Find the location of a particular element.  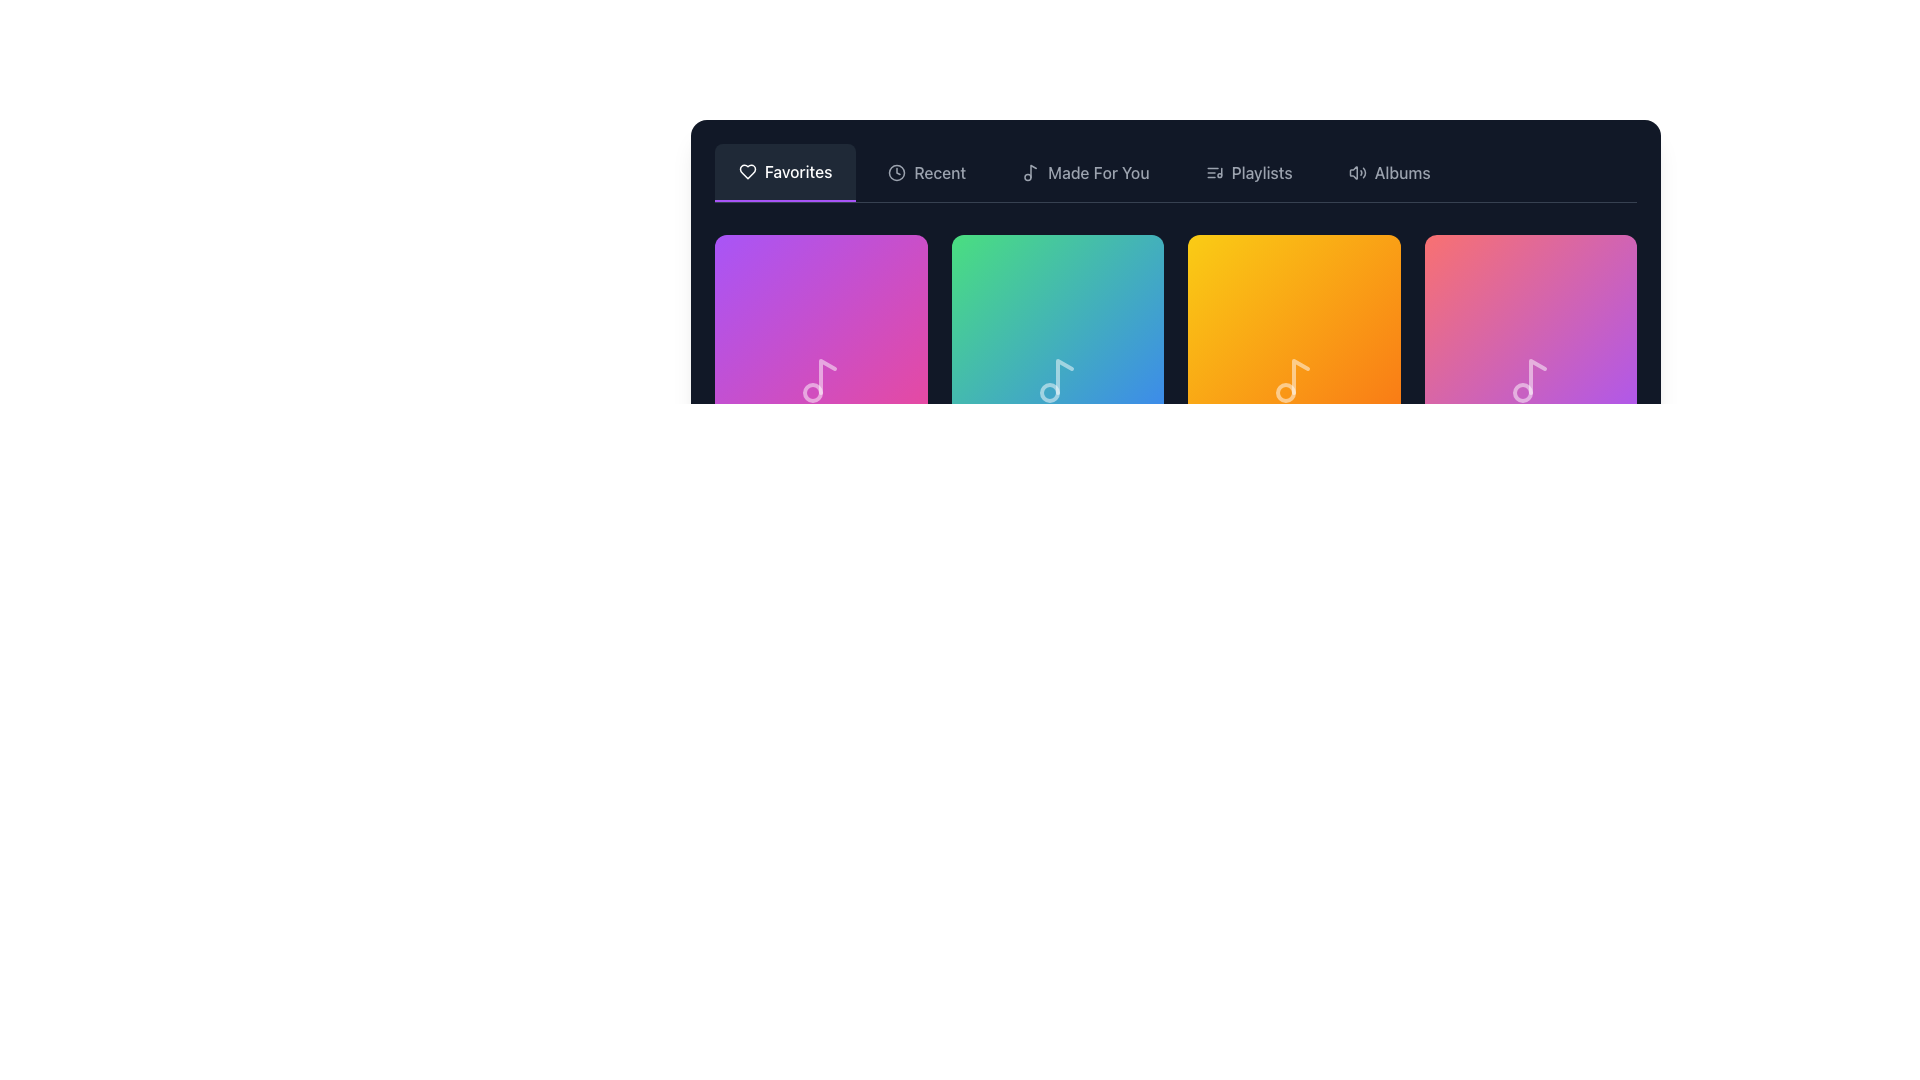

the text label located immediately to the right of the clock icon in the top navigation bar is located at coordinates (939, 172).